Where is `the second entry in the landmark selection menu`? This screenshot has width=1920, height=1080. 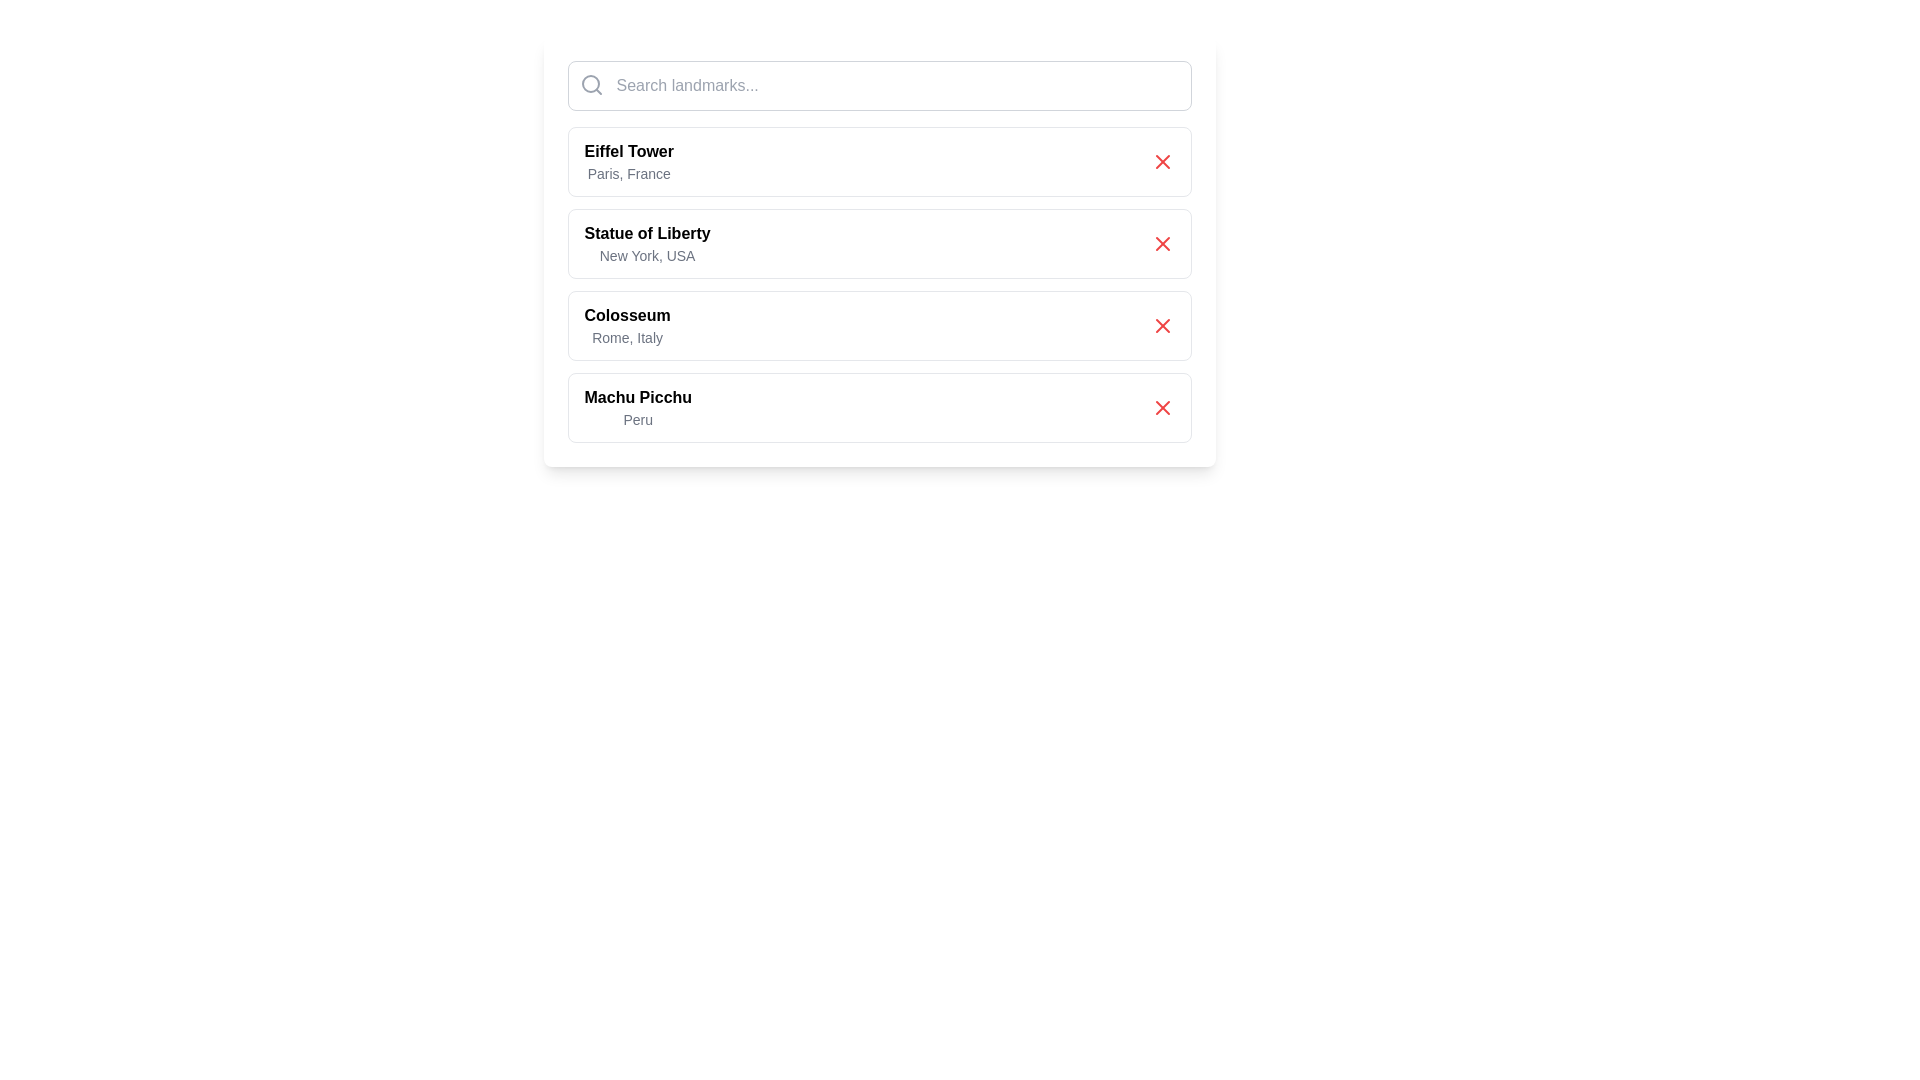 the second entry in the landmark selection menu is located at coordinates (879, 242).